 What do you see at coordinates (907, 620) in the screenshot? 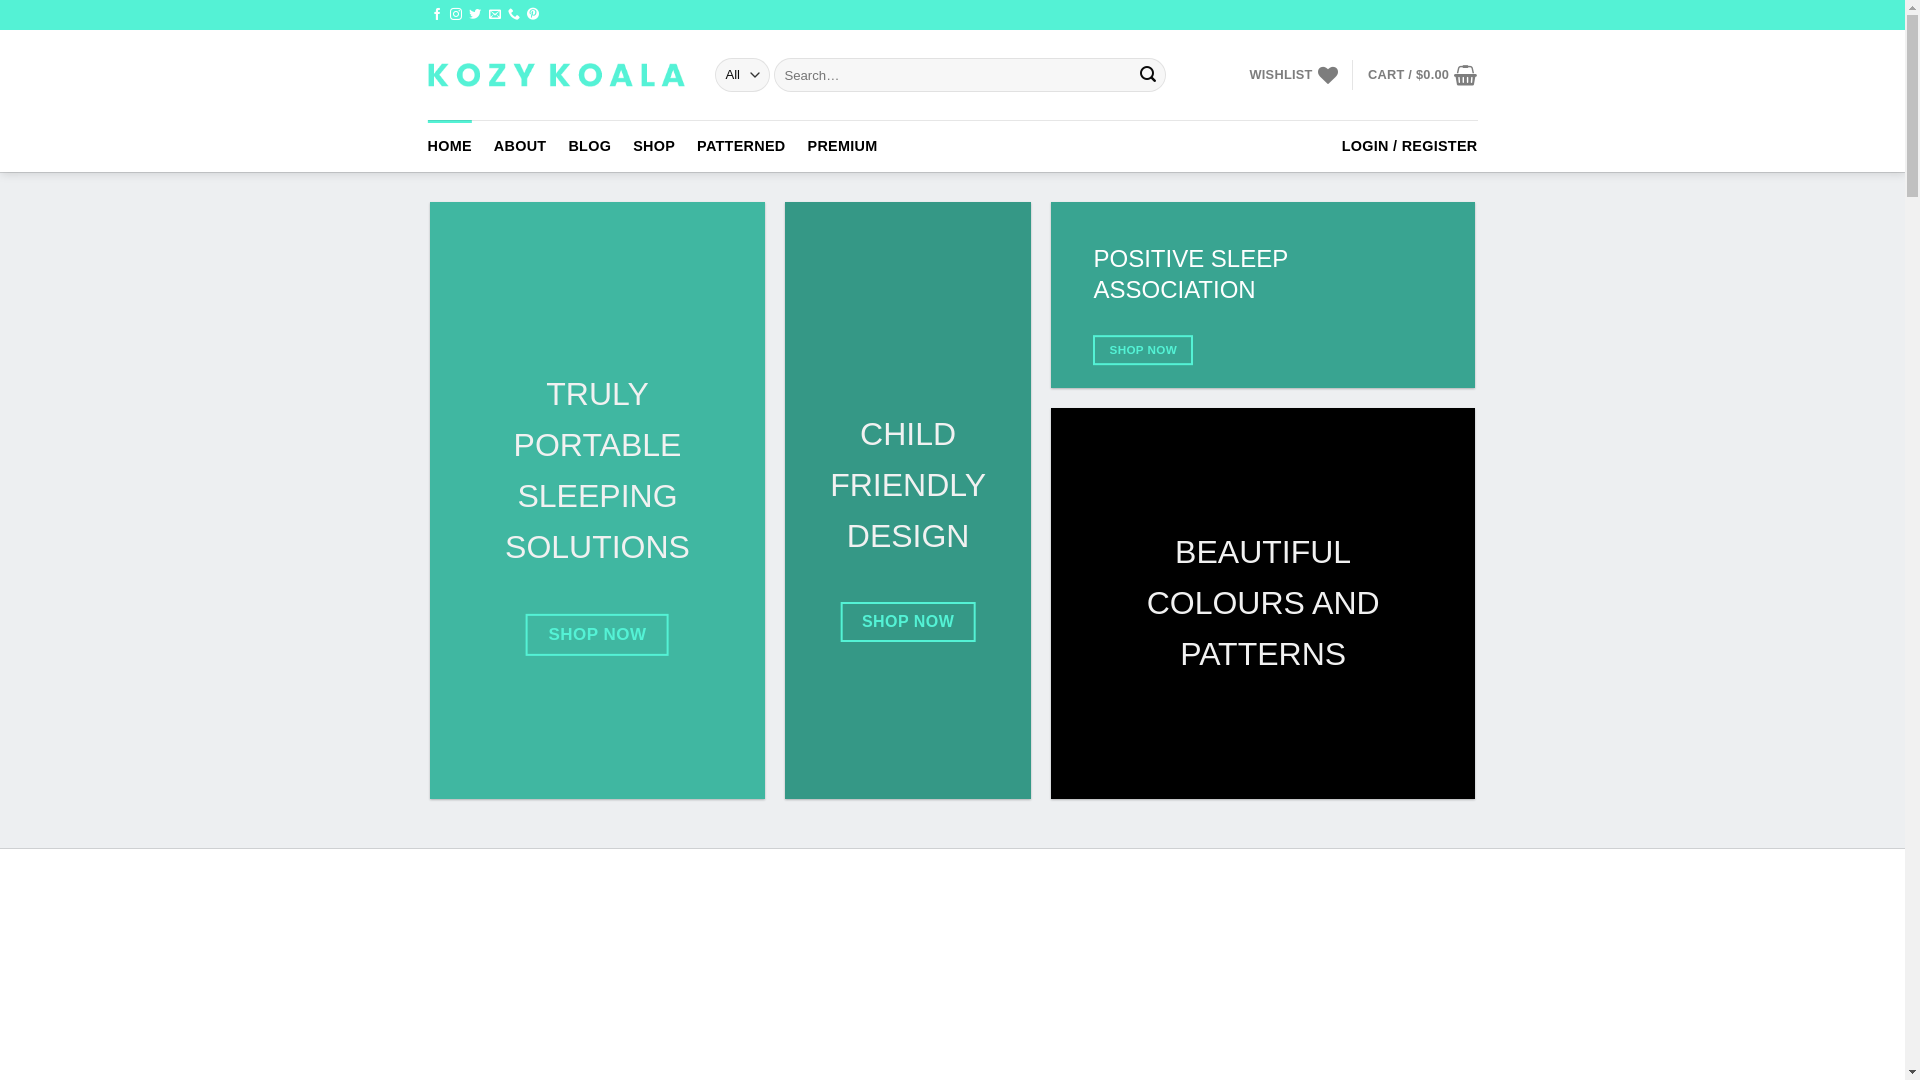
I see `'SHOP NOW'` at bounding box center [907, 620].